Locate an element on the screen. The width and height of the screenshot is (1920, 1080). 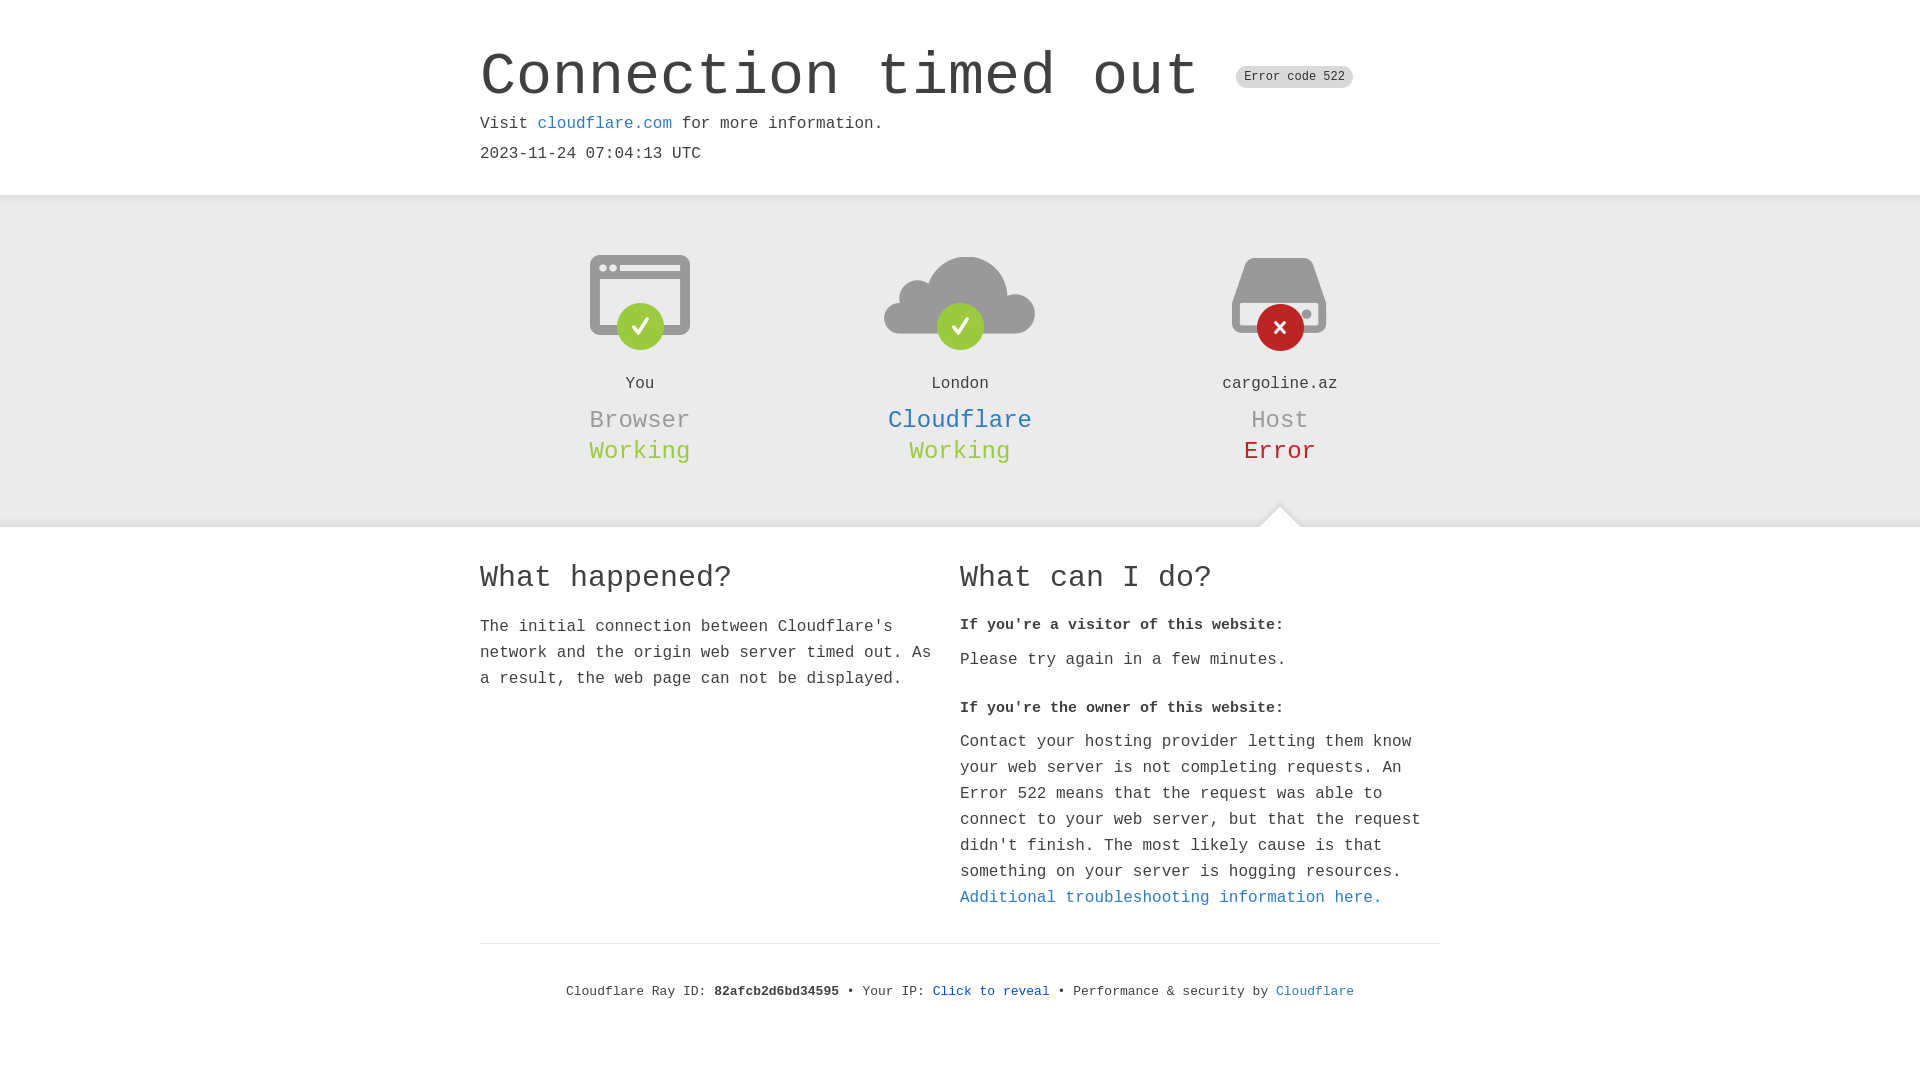
'Cloudflare' is located at coordinates (1315, 991).